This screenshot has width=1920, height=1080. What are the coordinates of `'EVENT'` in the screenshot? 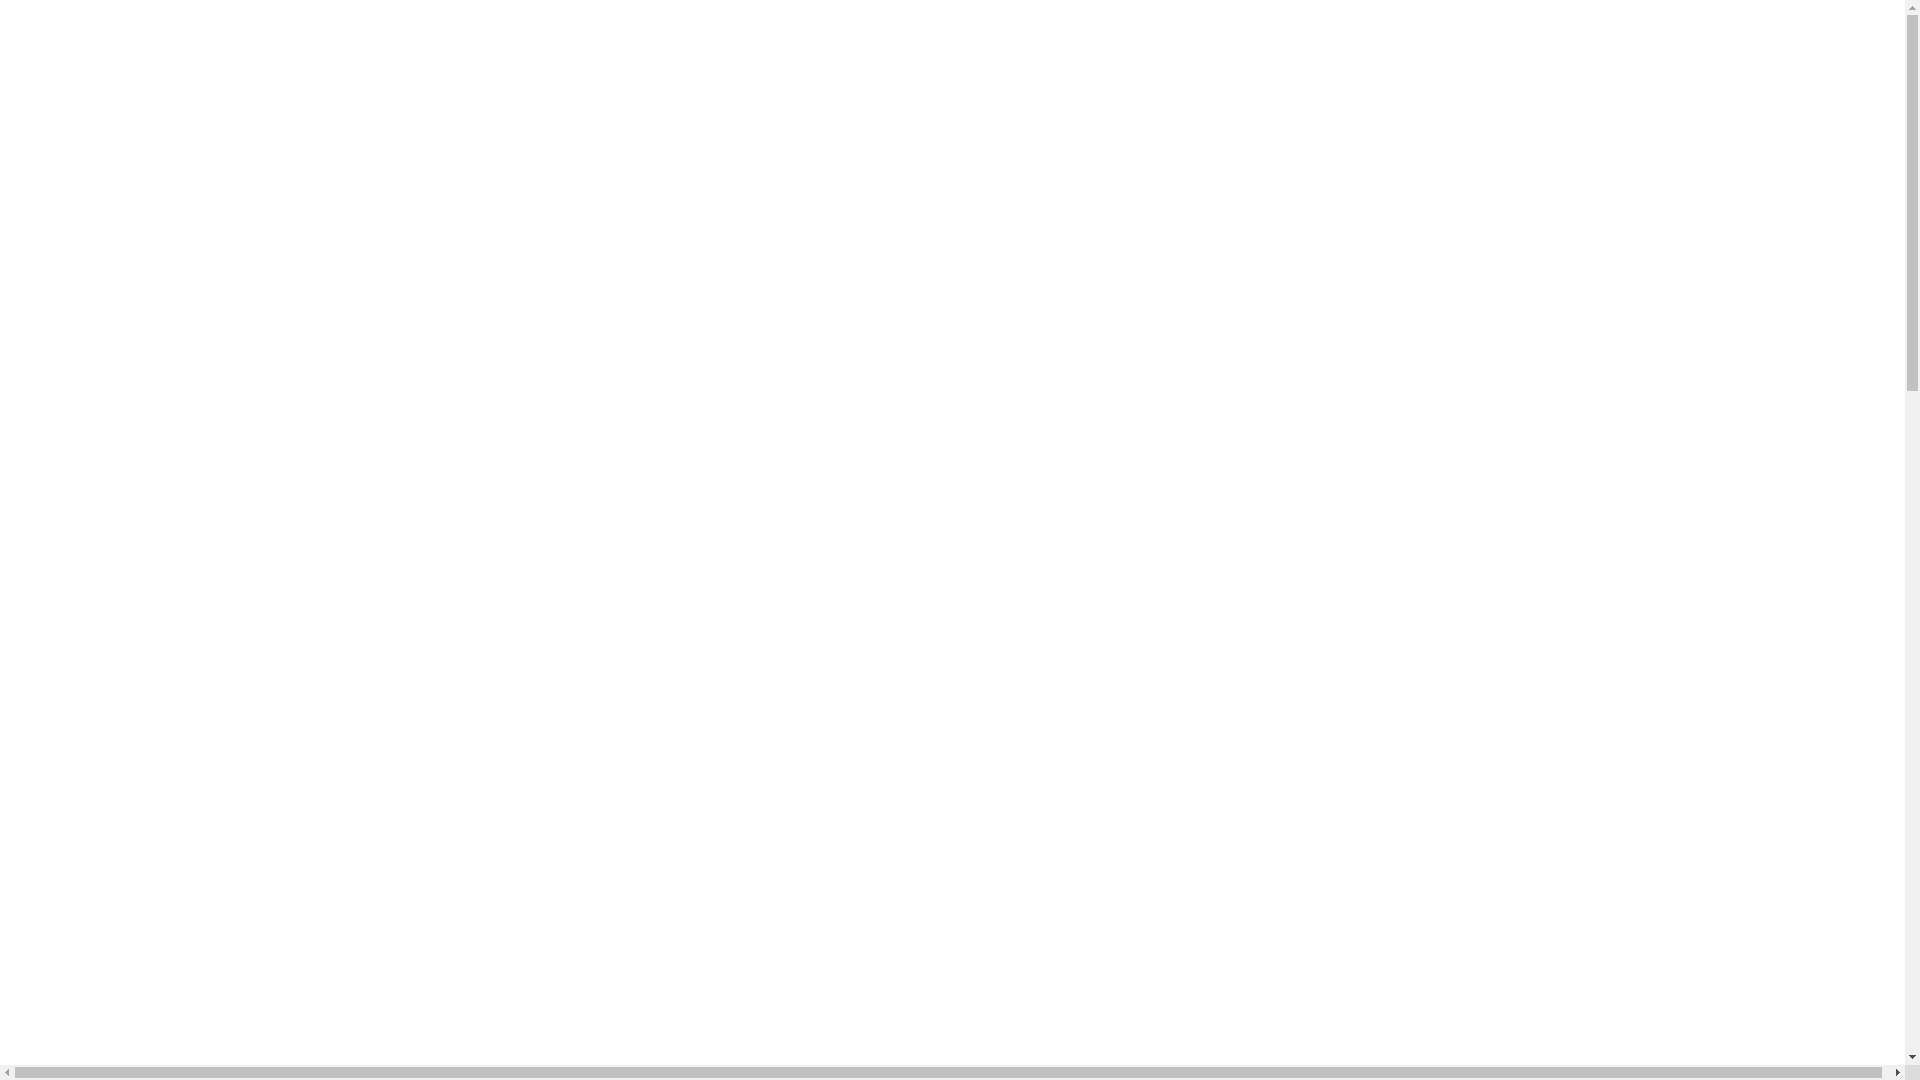 It's located at (72, 545).